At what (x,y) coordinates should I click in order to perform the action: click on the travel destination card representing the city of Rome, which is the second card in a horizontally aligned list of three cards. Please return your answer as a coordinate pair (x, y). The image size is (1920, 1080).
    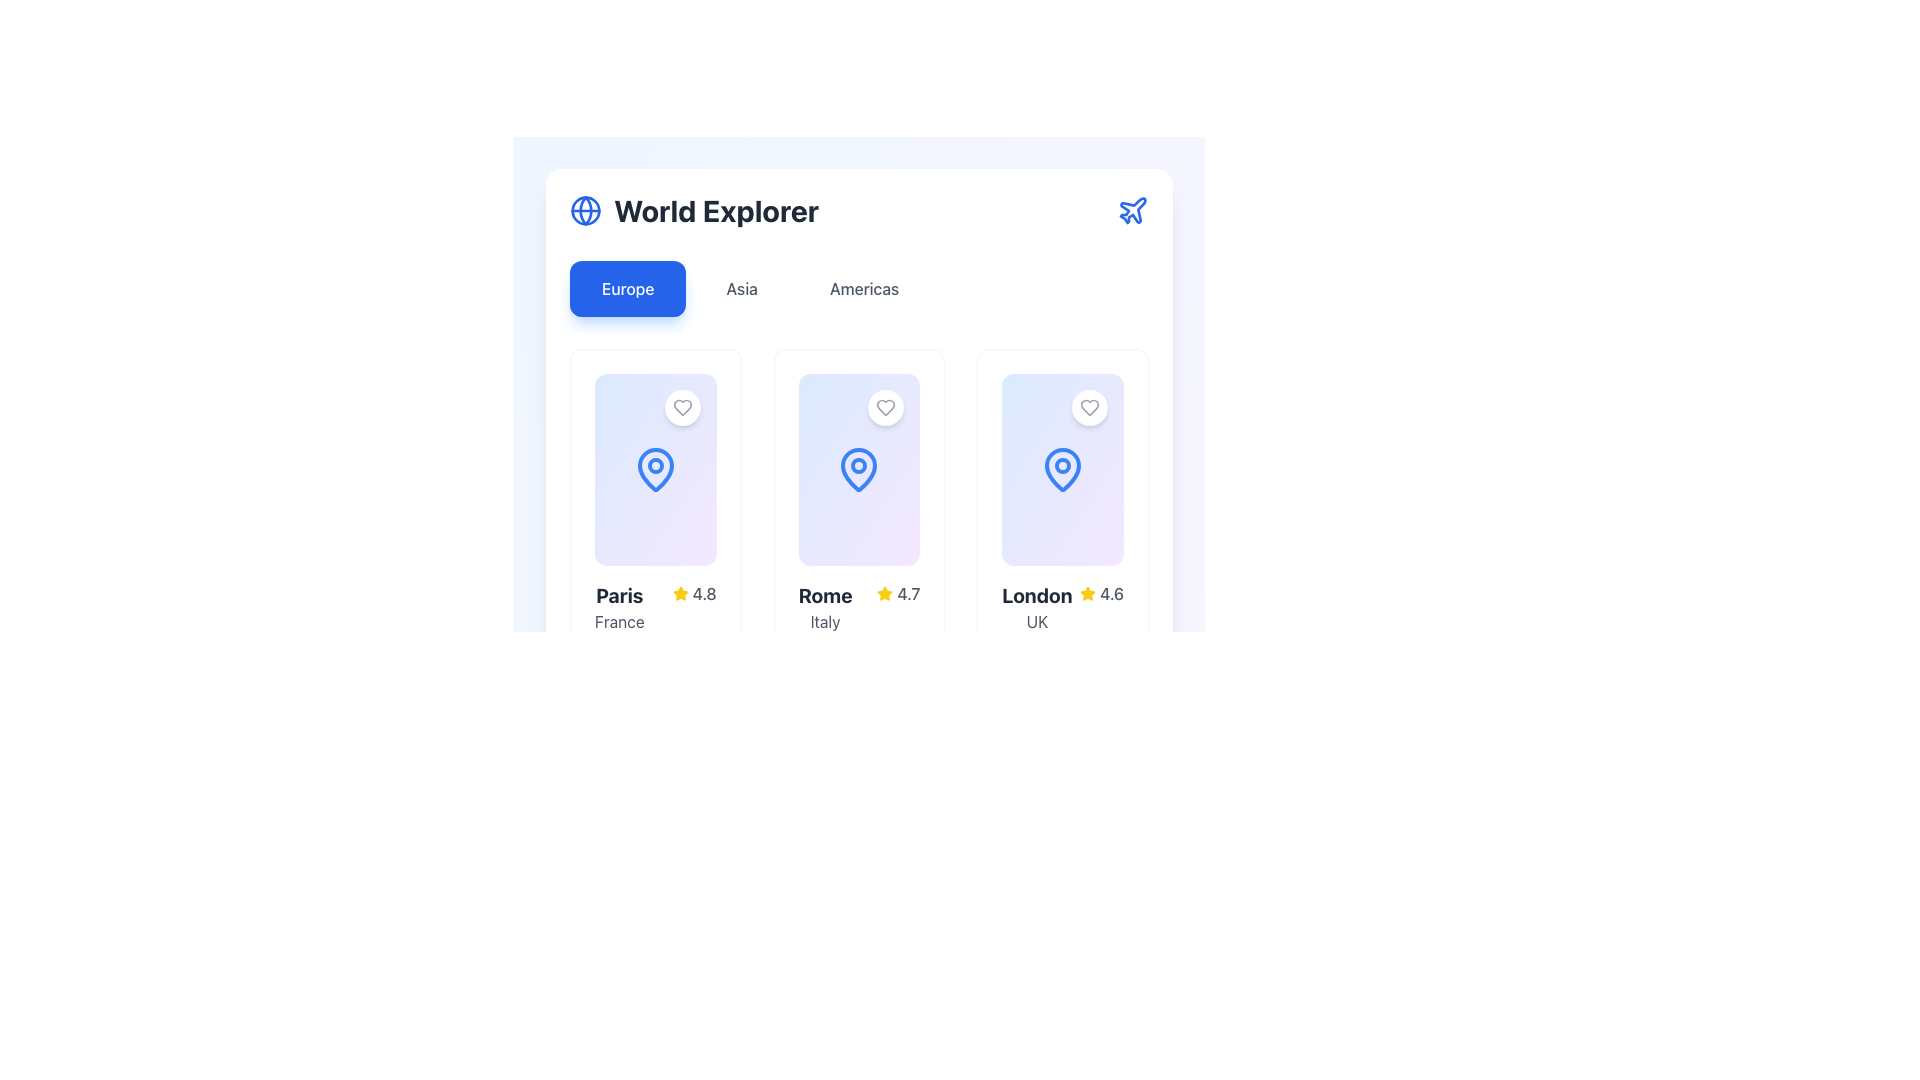
    Looking at the image, I should click on (859, 562).